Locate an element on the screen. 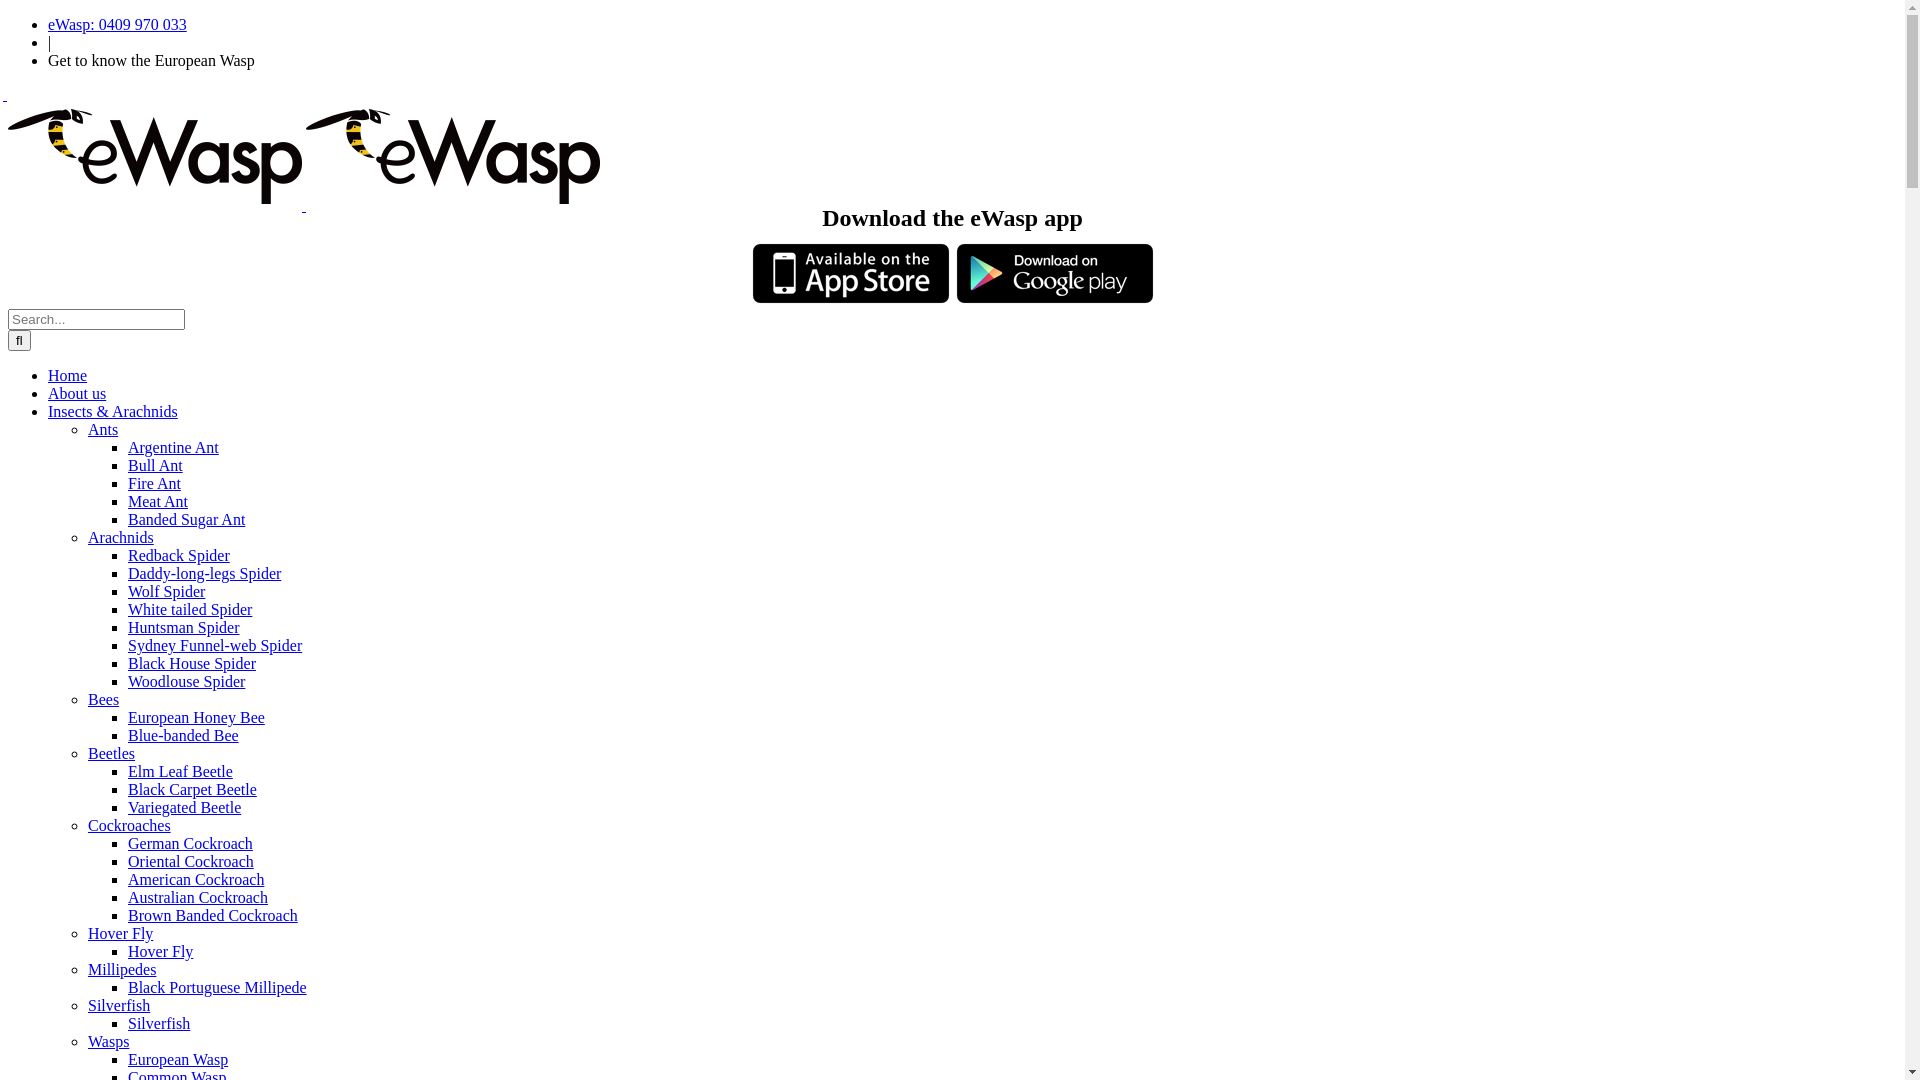 The width and height of the screenshot is (1920, 1080). 'Sydney Funnel-web Spider' is located at coordinates (215, 645).